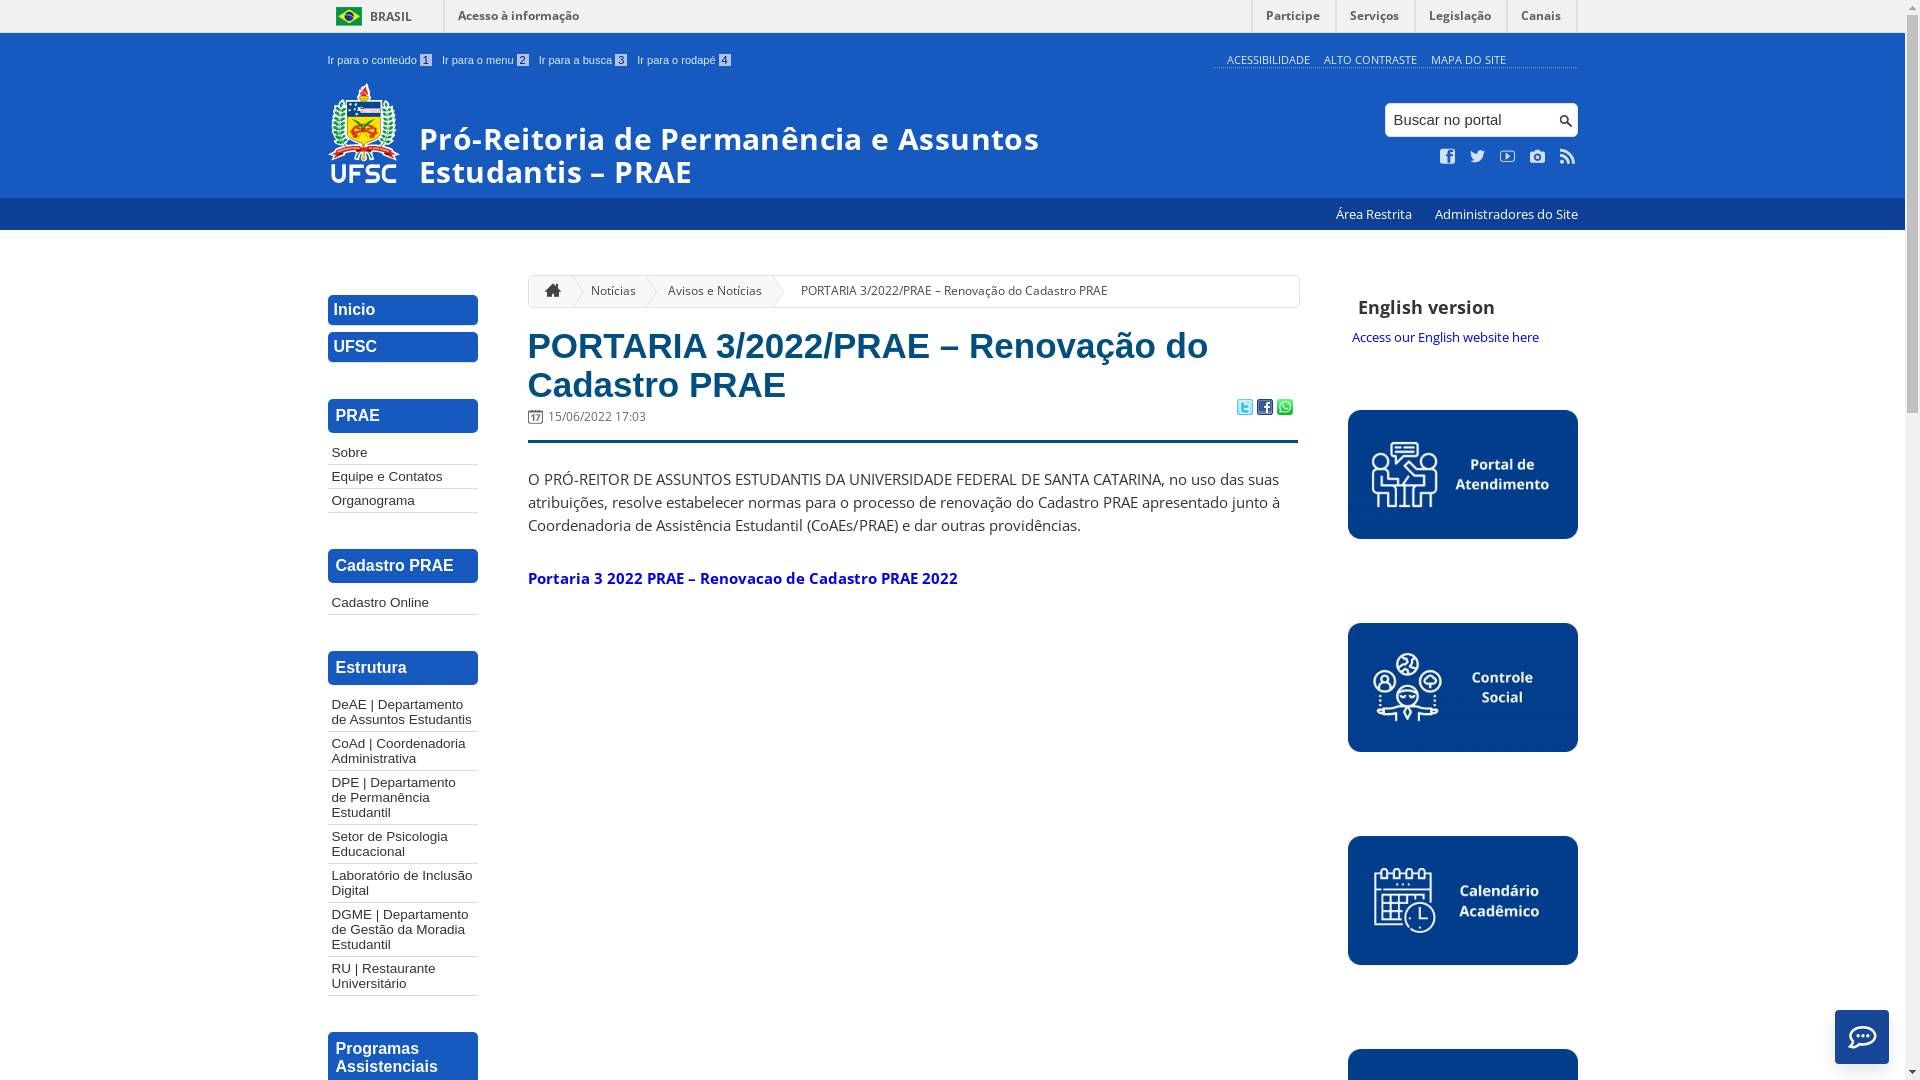 The image size is (1920, 1080). I want to click on 'ACESSIBILIDADE', so click(1266, 58).